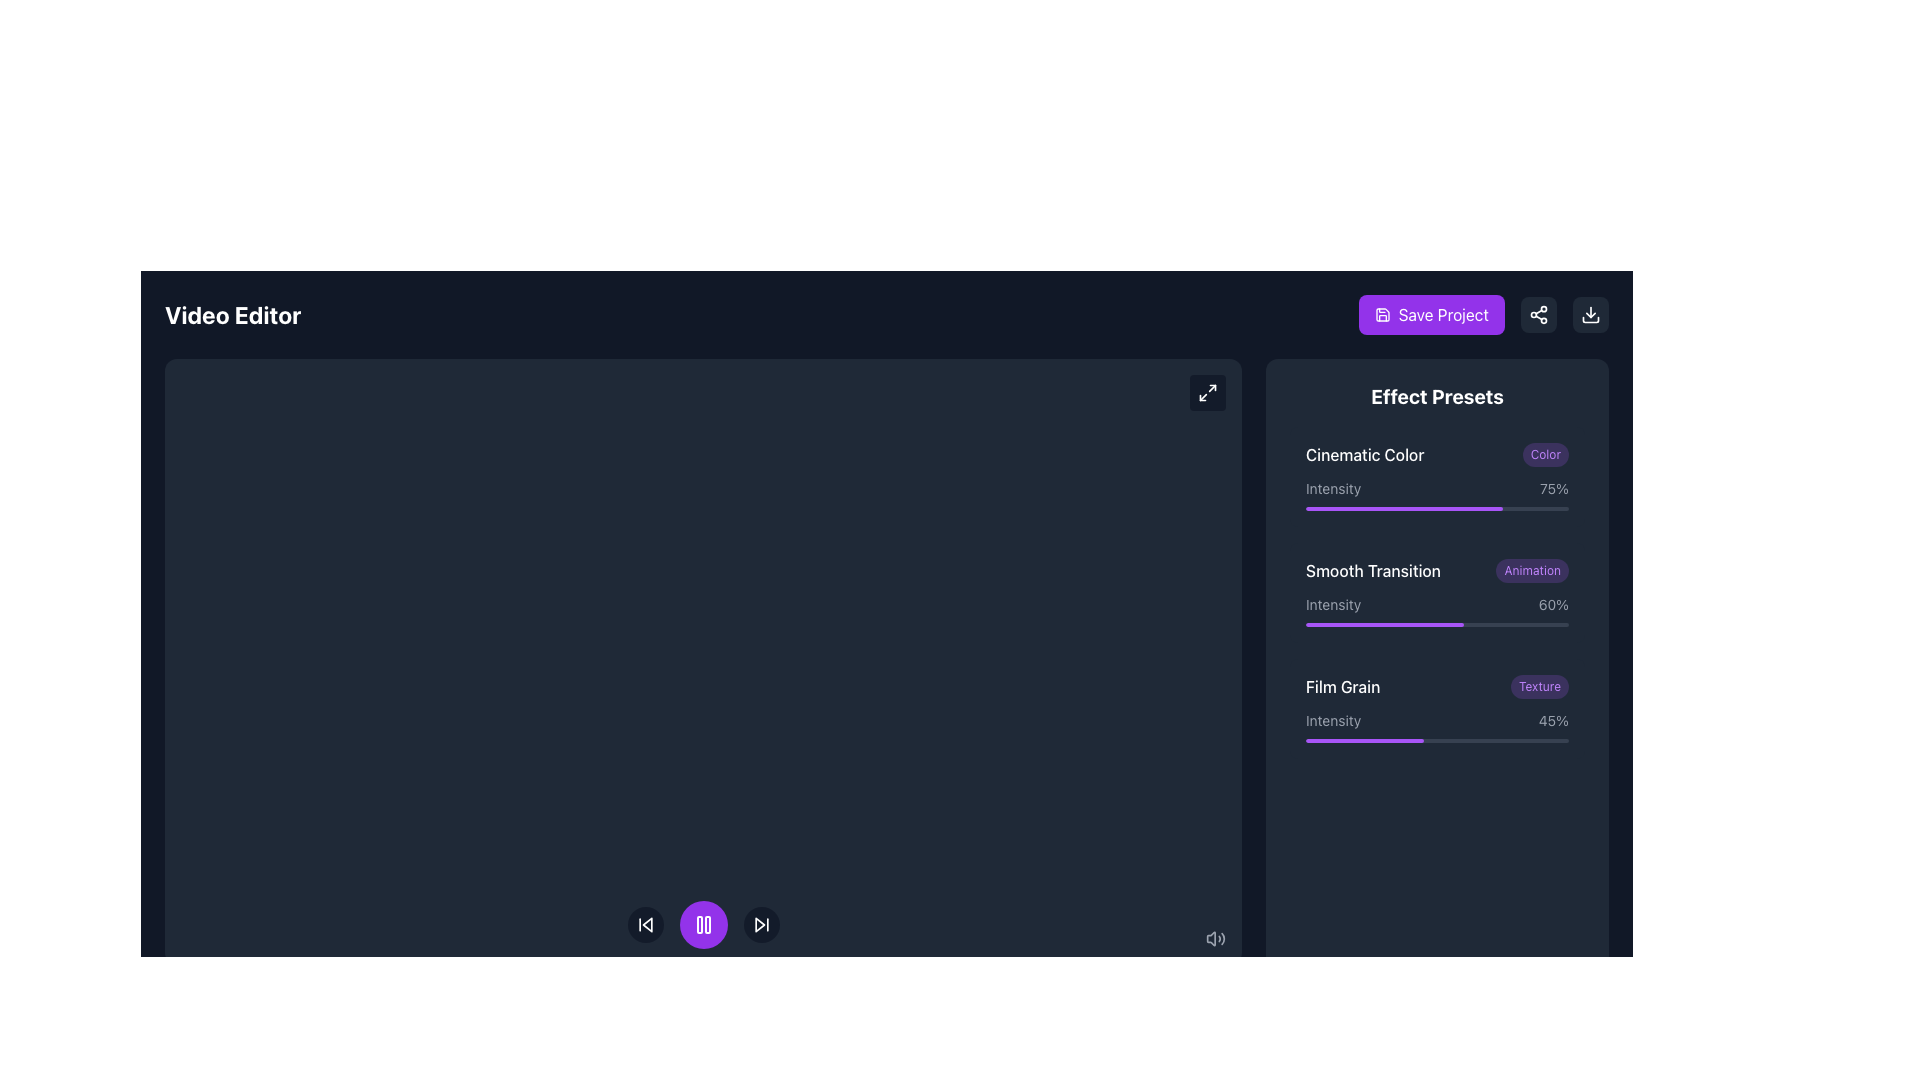 The height and width of the screenshot is (1080, 1920). Describe the element at coordinates (1342, 508) in the screenshot. I see `Cinematic Color Intensity` at that location.